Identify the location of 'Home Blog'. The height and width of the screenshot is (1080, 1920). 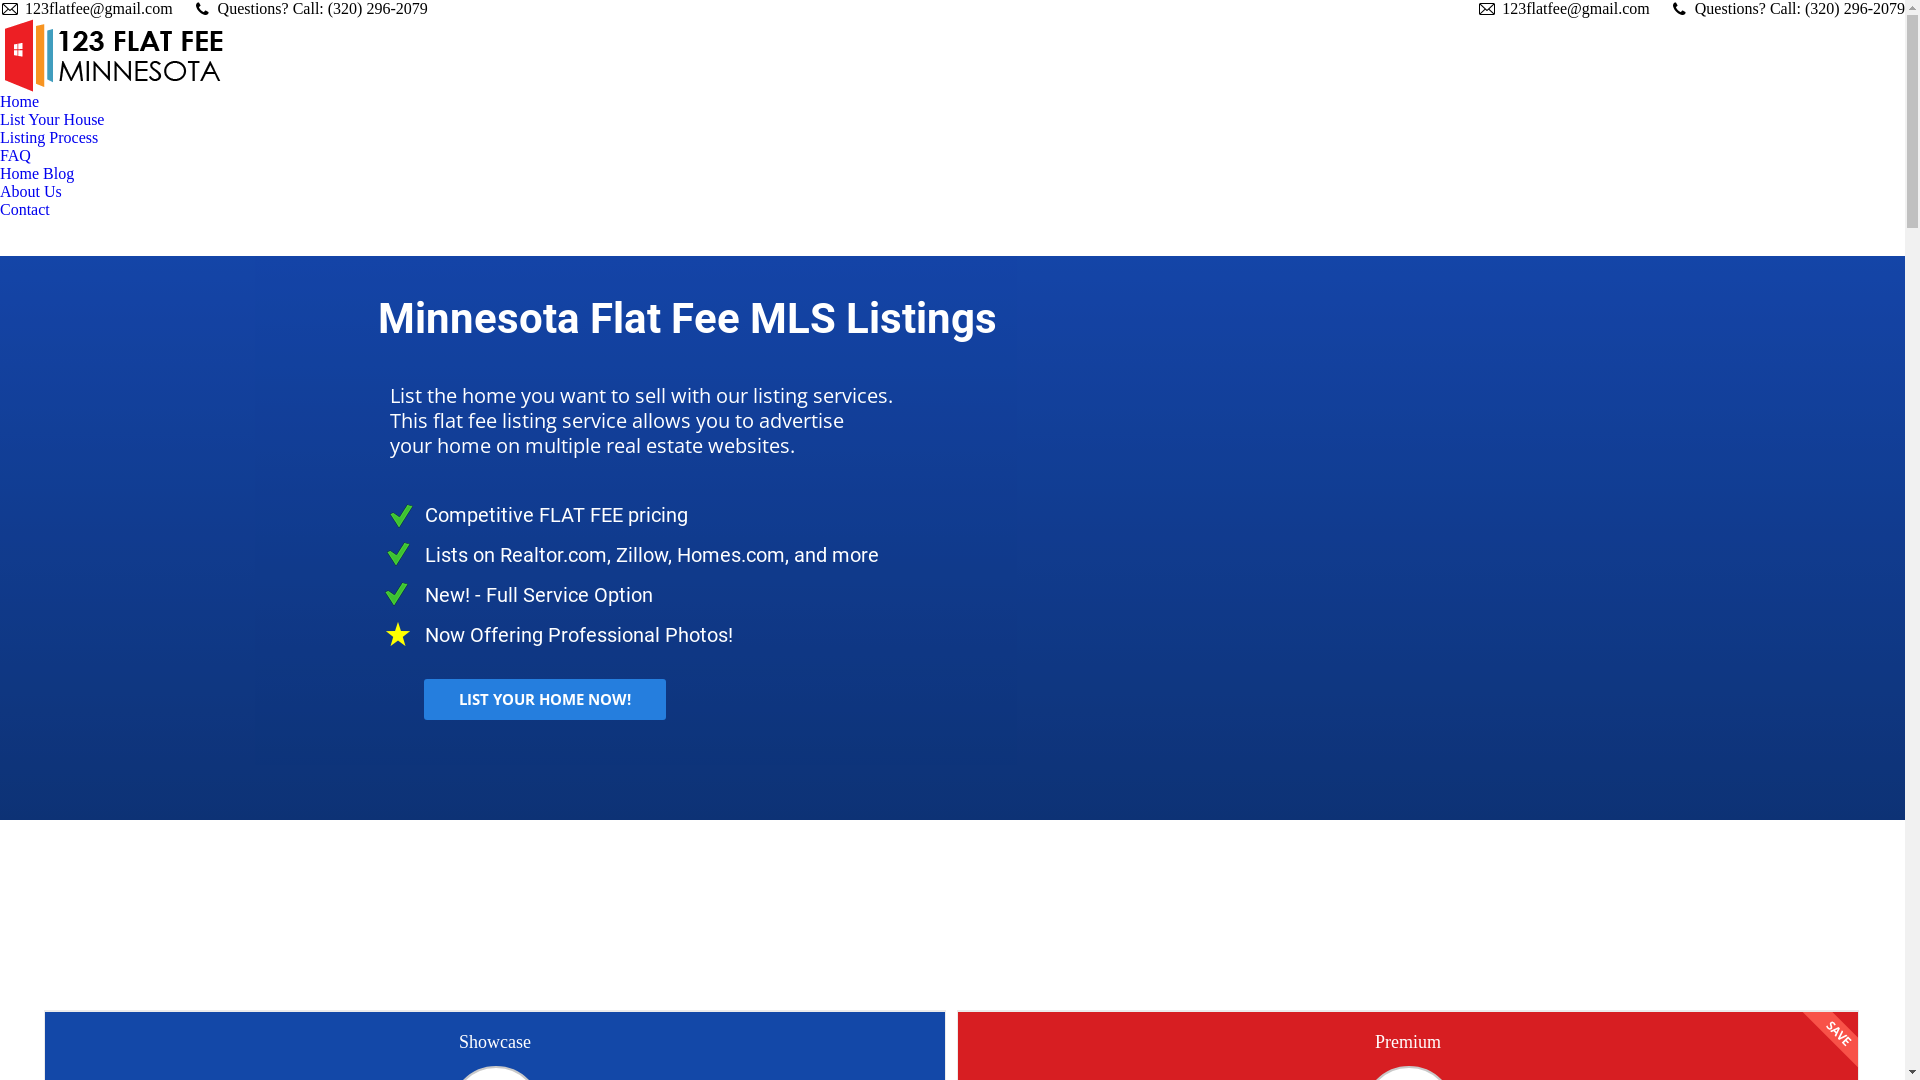
(37, 172).